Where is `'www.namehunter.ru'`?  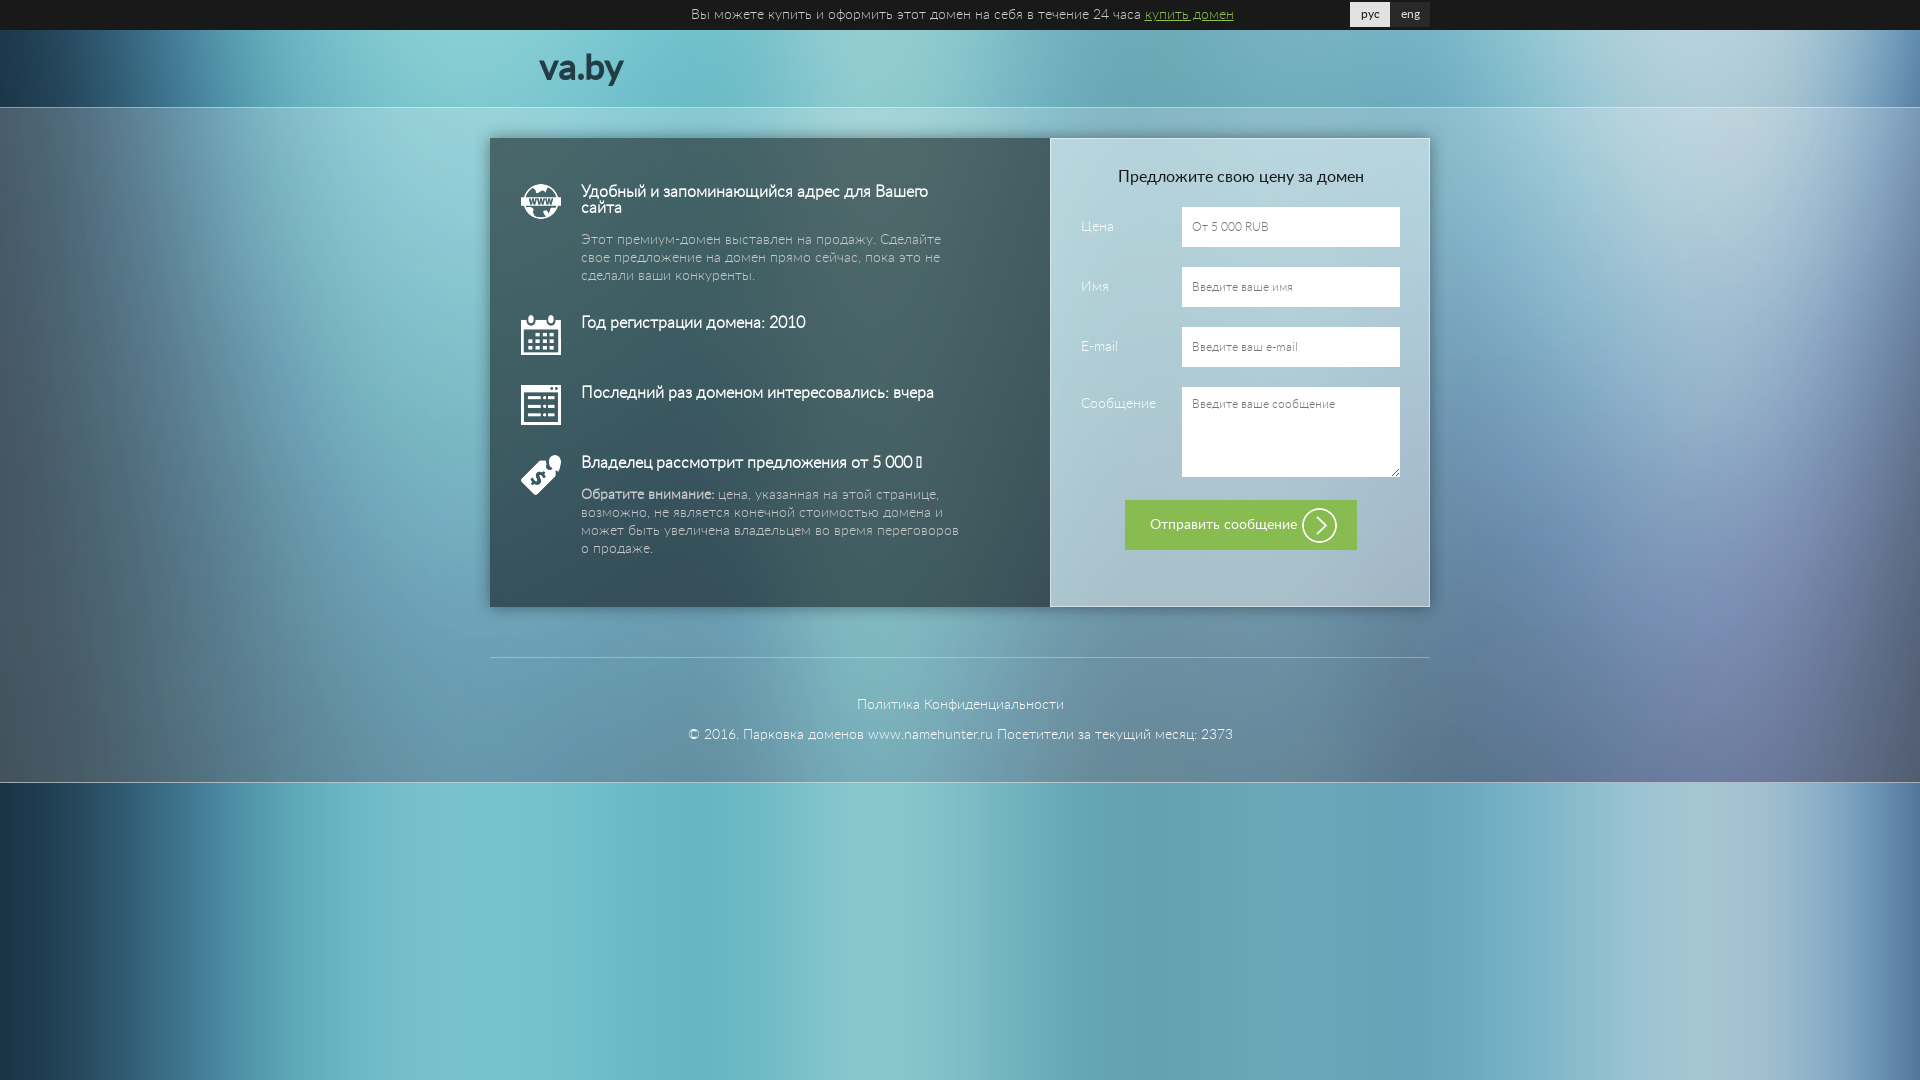 'www.namehunter.ru' is located at coordinates (929, 735).